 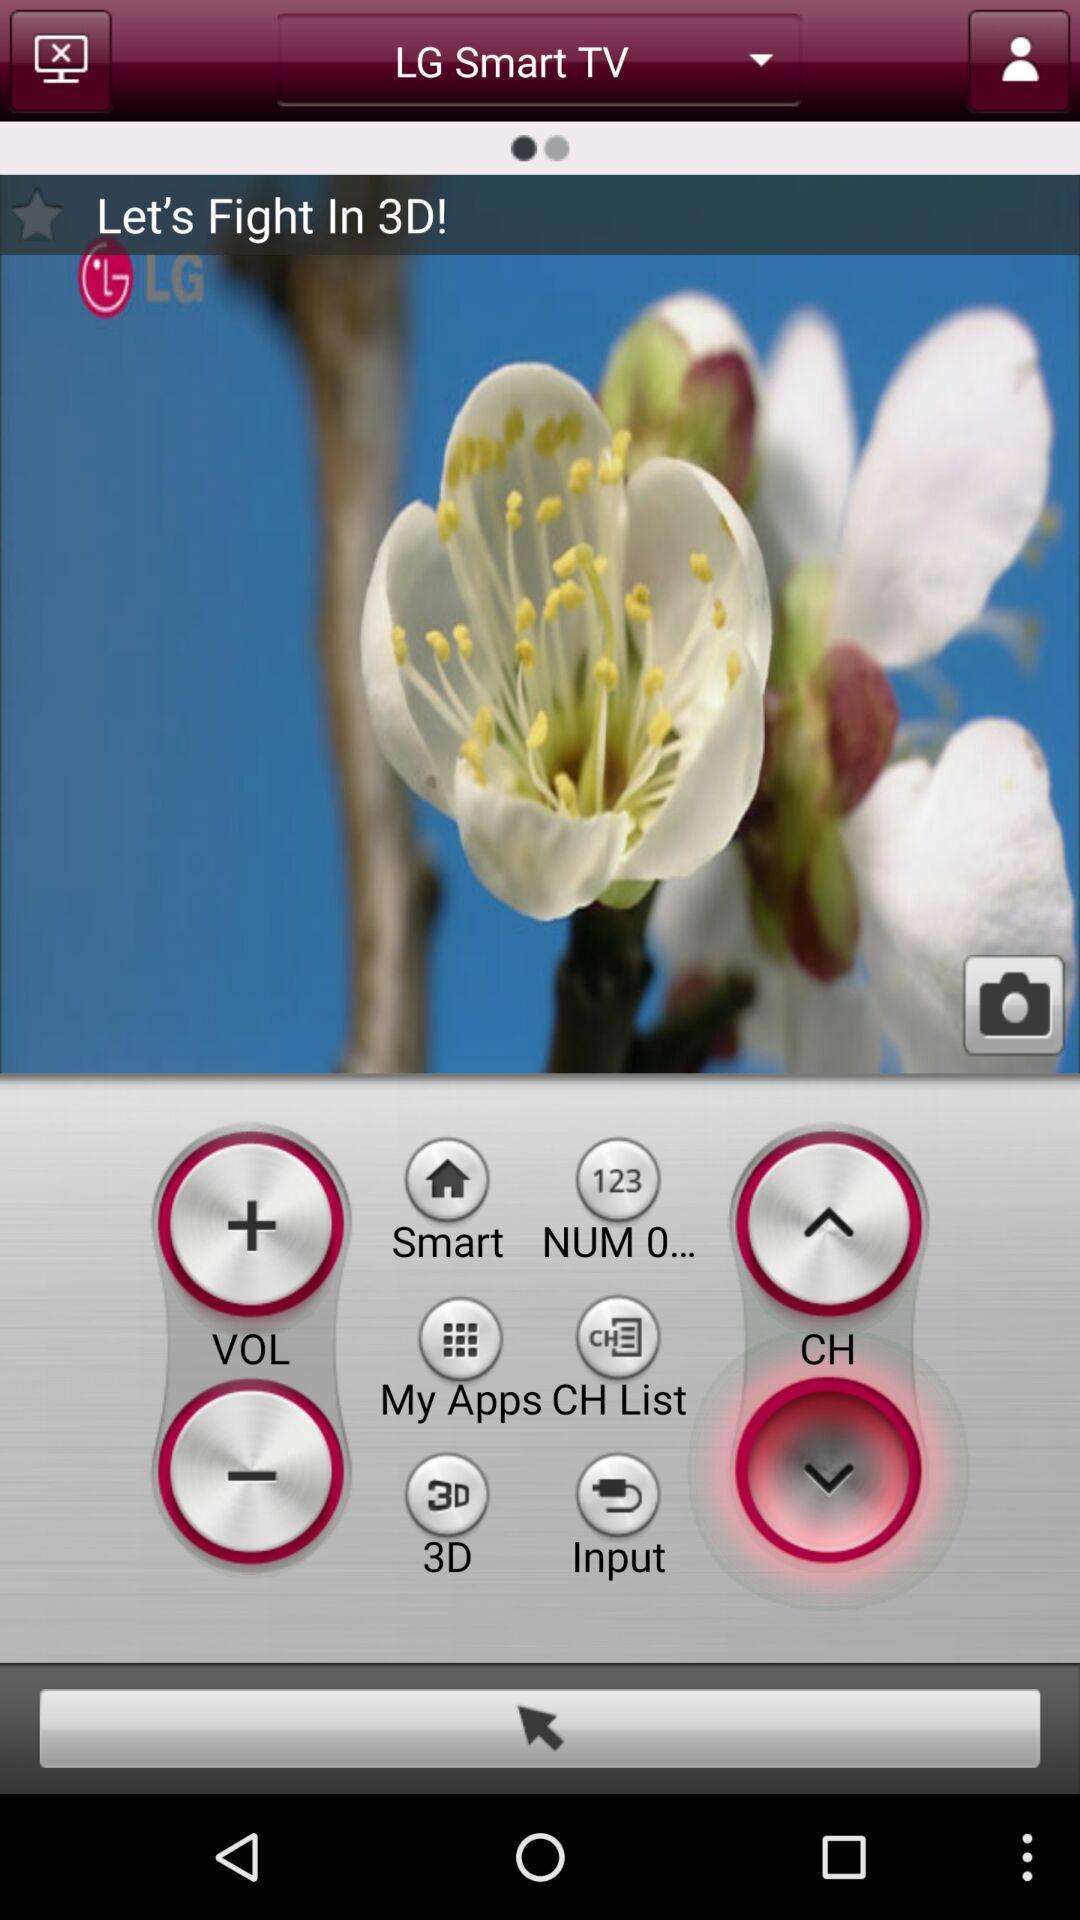 What do you see at coordinates (1019, 65) in the screenshot?
I see `the avatar icon` at bounding box center [1019, 65].